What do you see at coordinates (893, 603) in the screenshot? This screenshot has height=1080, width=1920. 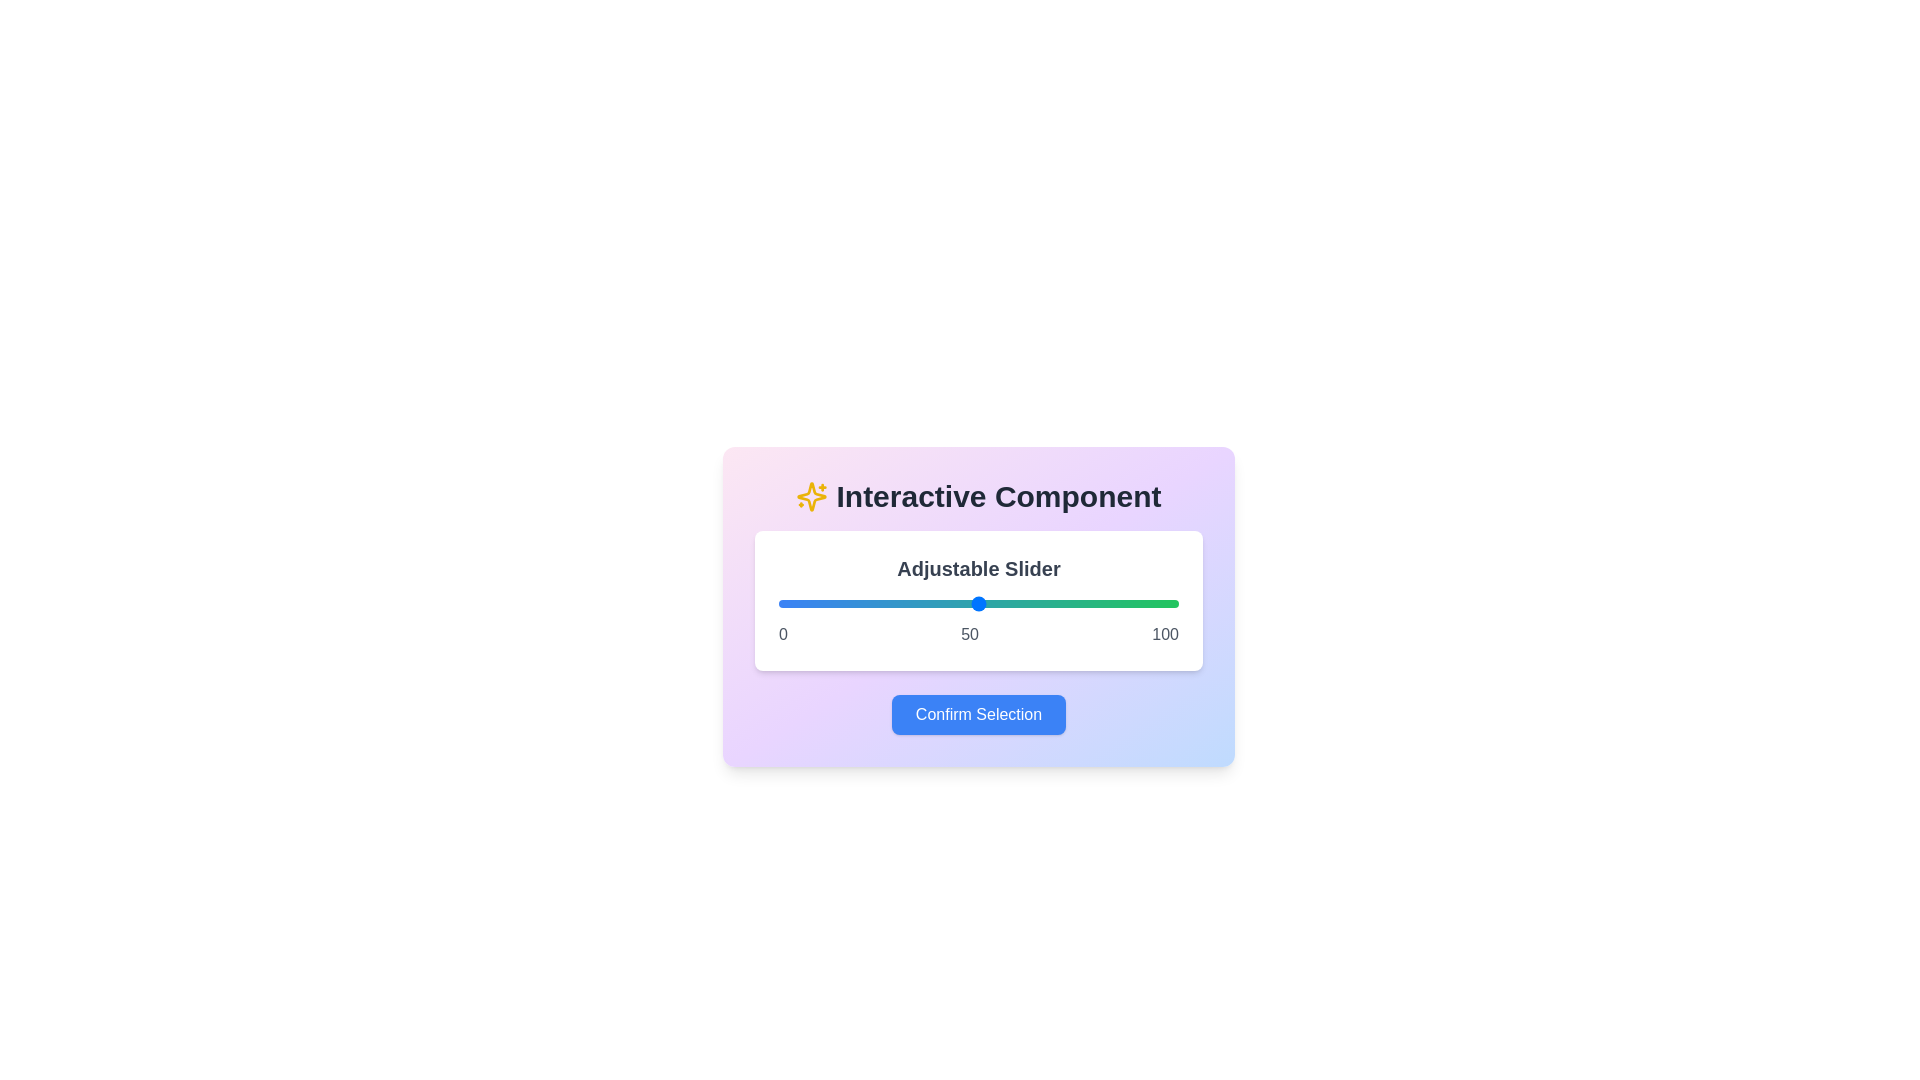 I see `the slider to a specific value 29` at bounding box center [893, 603].